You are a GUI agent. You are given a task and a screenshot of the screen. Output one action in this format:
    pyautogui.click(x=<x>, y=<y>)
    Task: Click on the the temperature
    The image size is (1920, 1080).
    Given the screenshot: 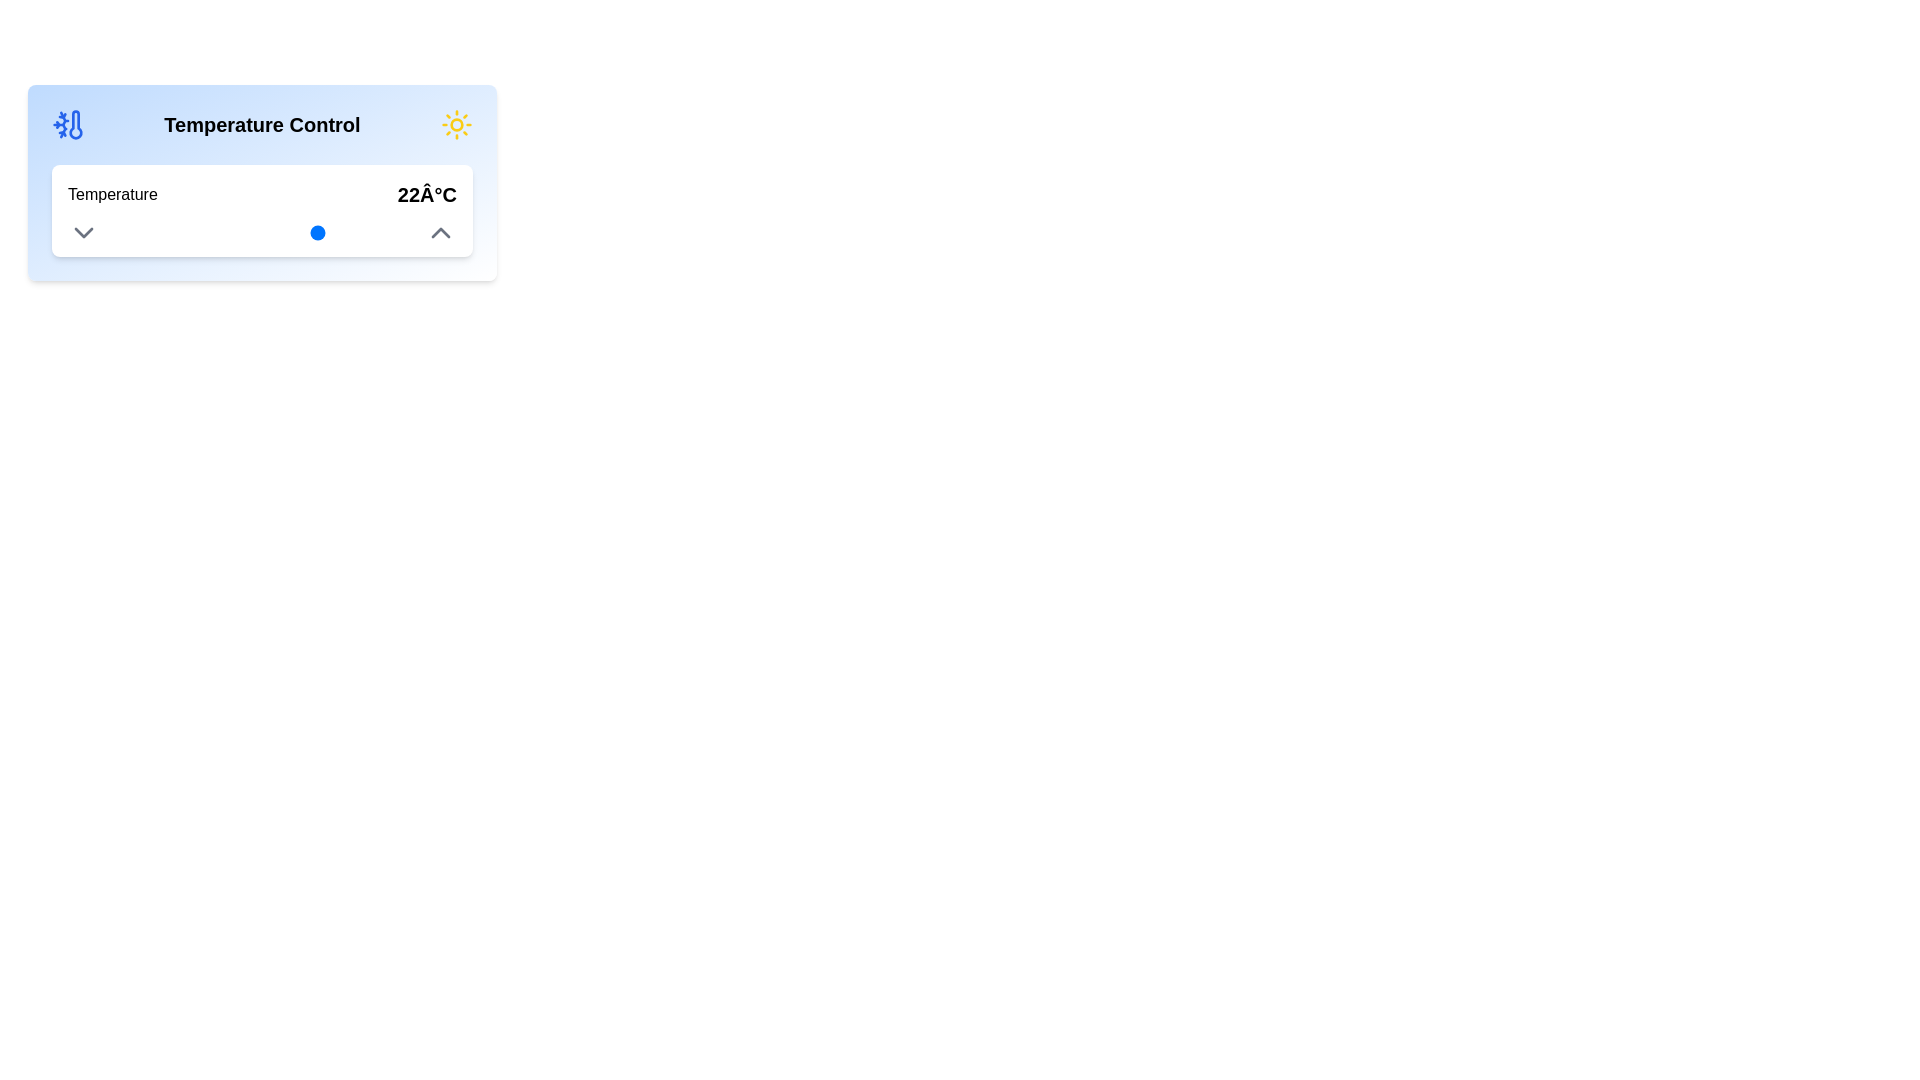 What is the action you would take?
    pyautogui.click(x=379, y=231)
    